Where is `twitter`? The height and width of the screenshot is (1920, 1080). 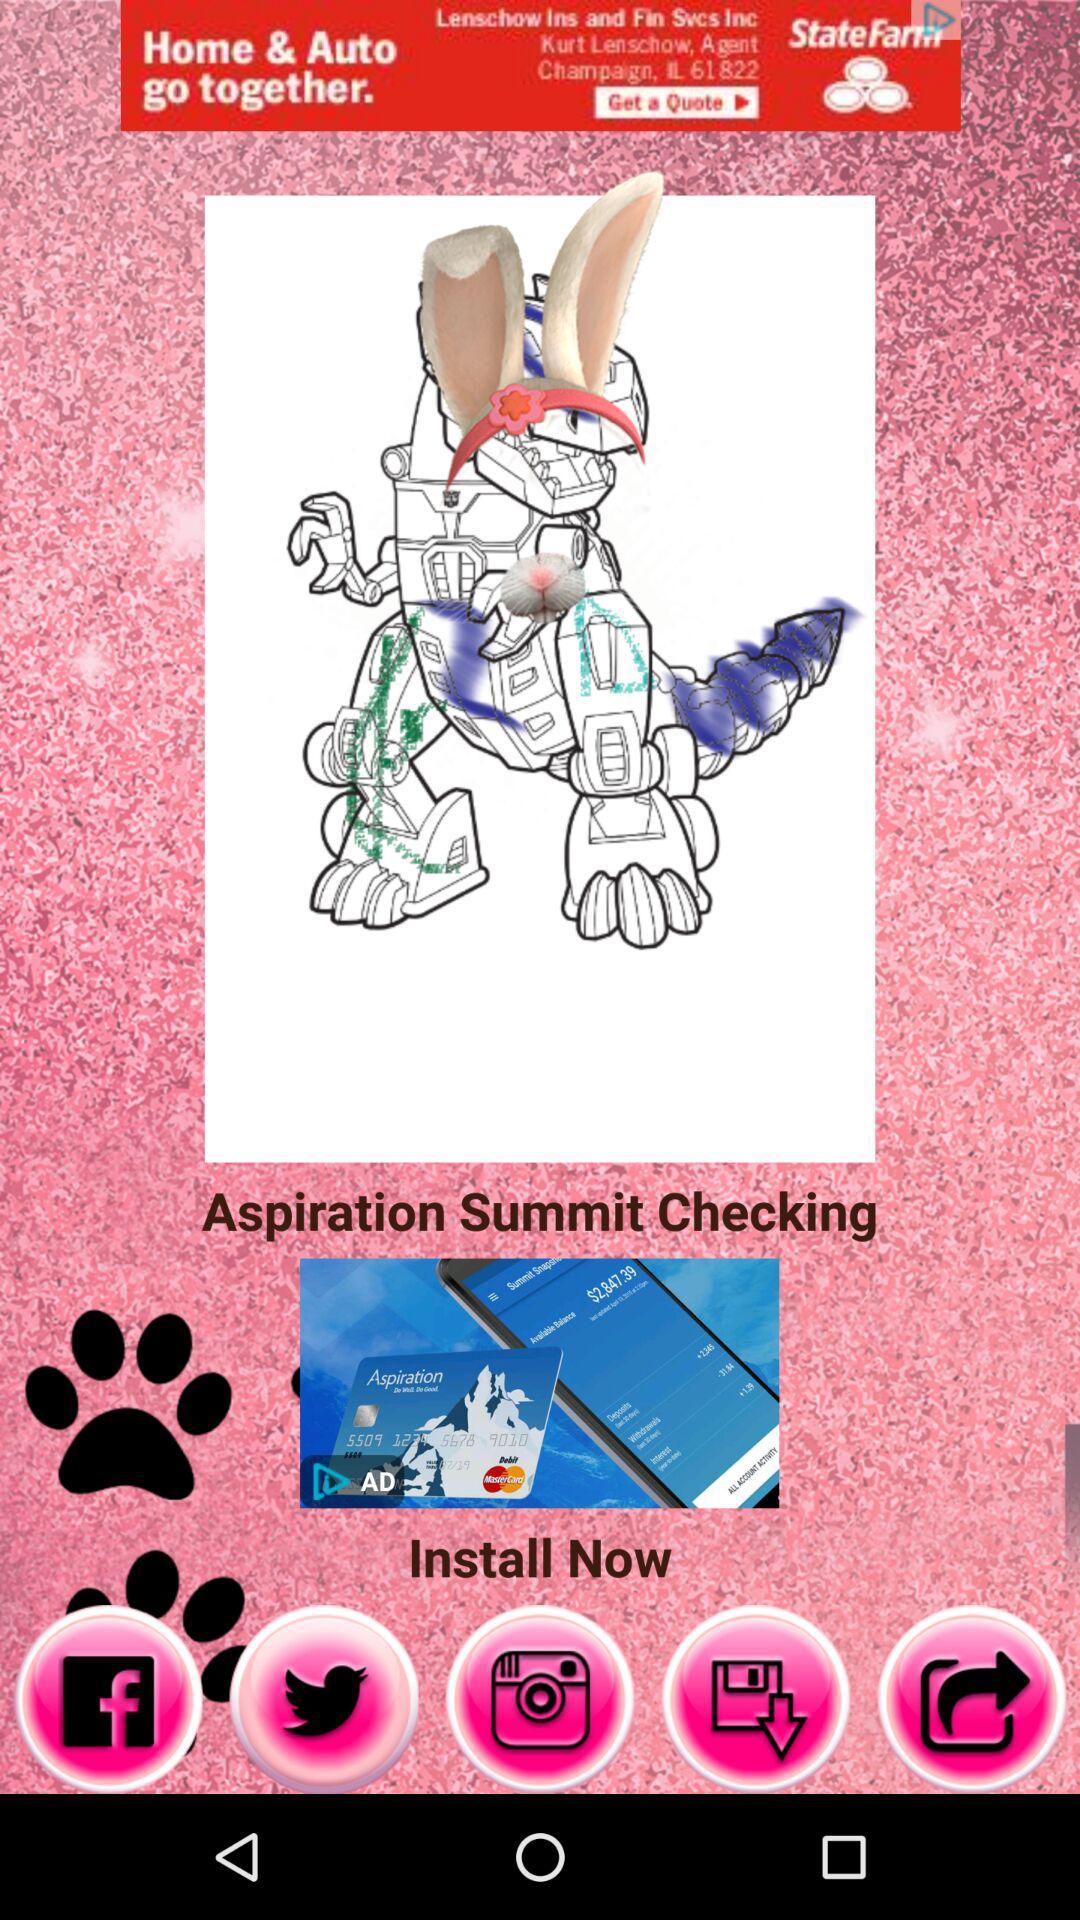
twitter is located at coordinates (323, 1698).